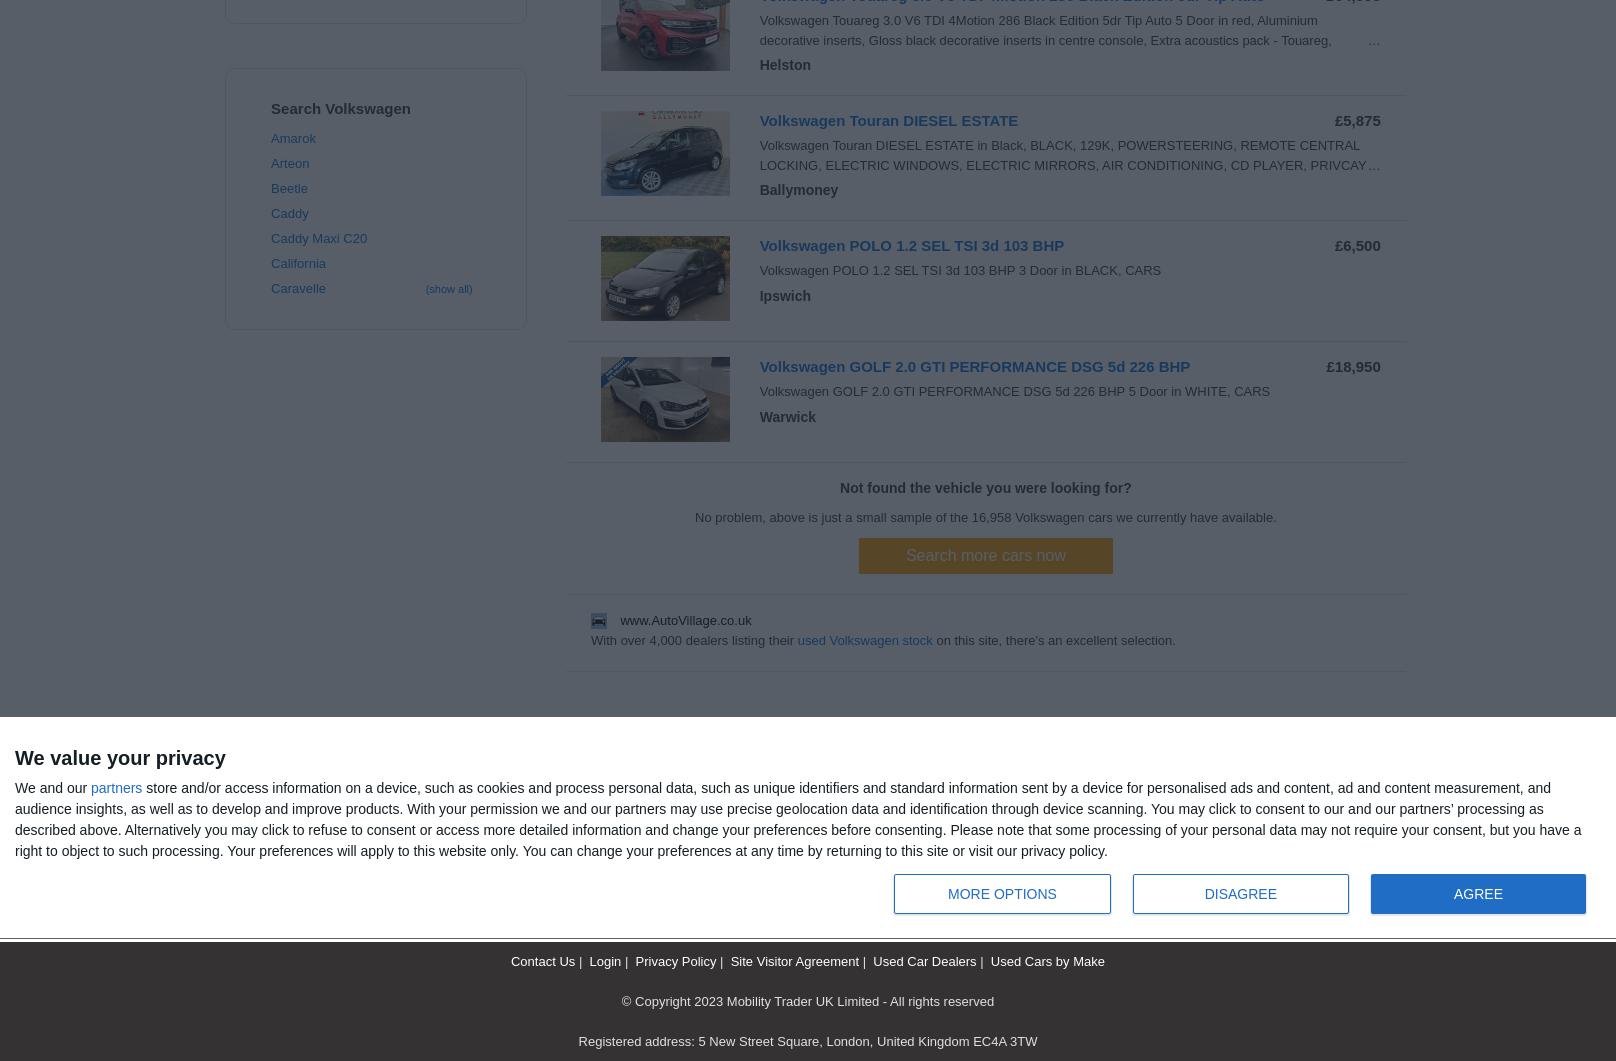  What do you see at coordinates (620, 619) in the screenshot?
I see `'www.AutoVillage.co.uk'` at bounding box center [620, 619].